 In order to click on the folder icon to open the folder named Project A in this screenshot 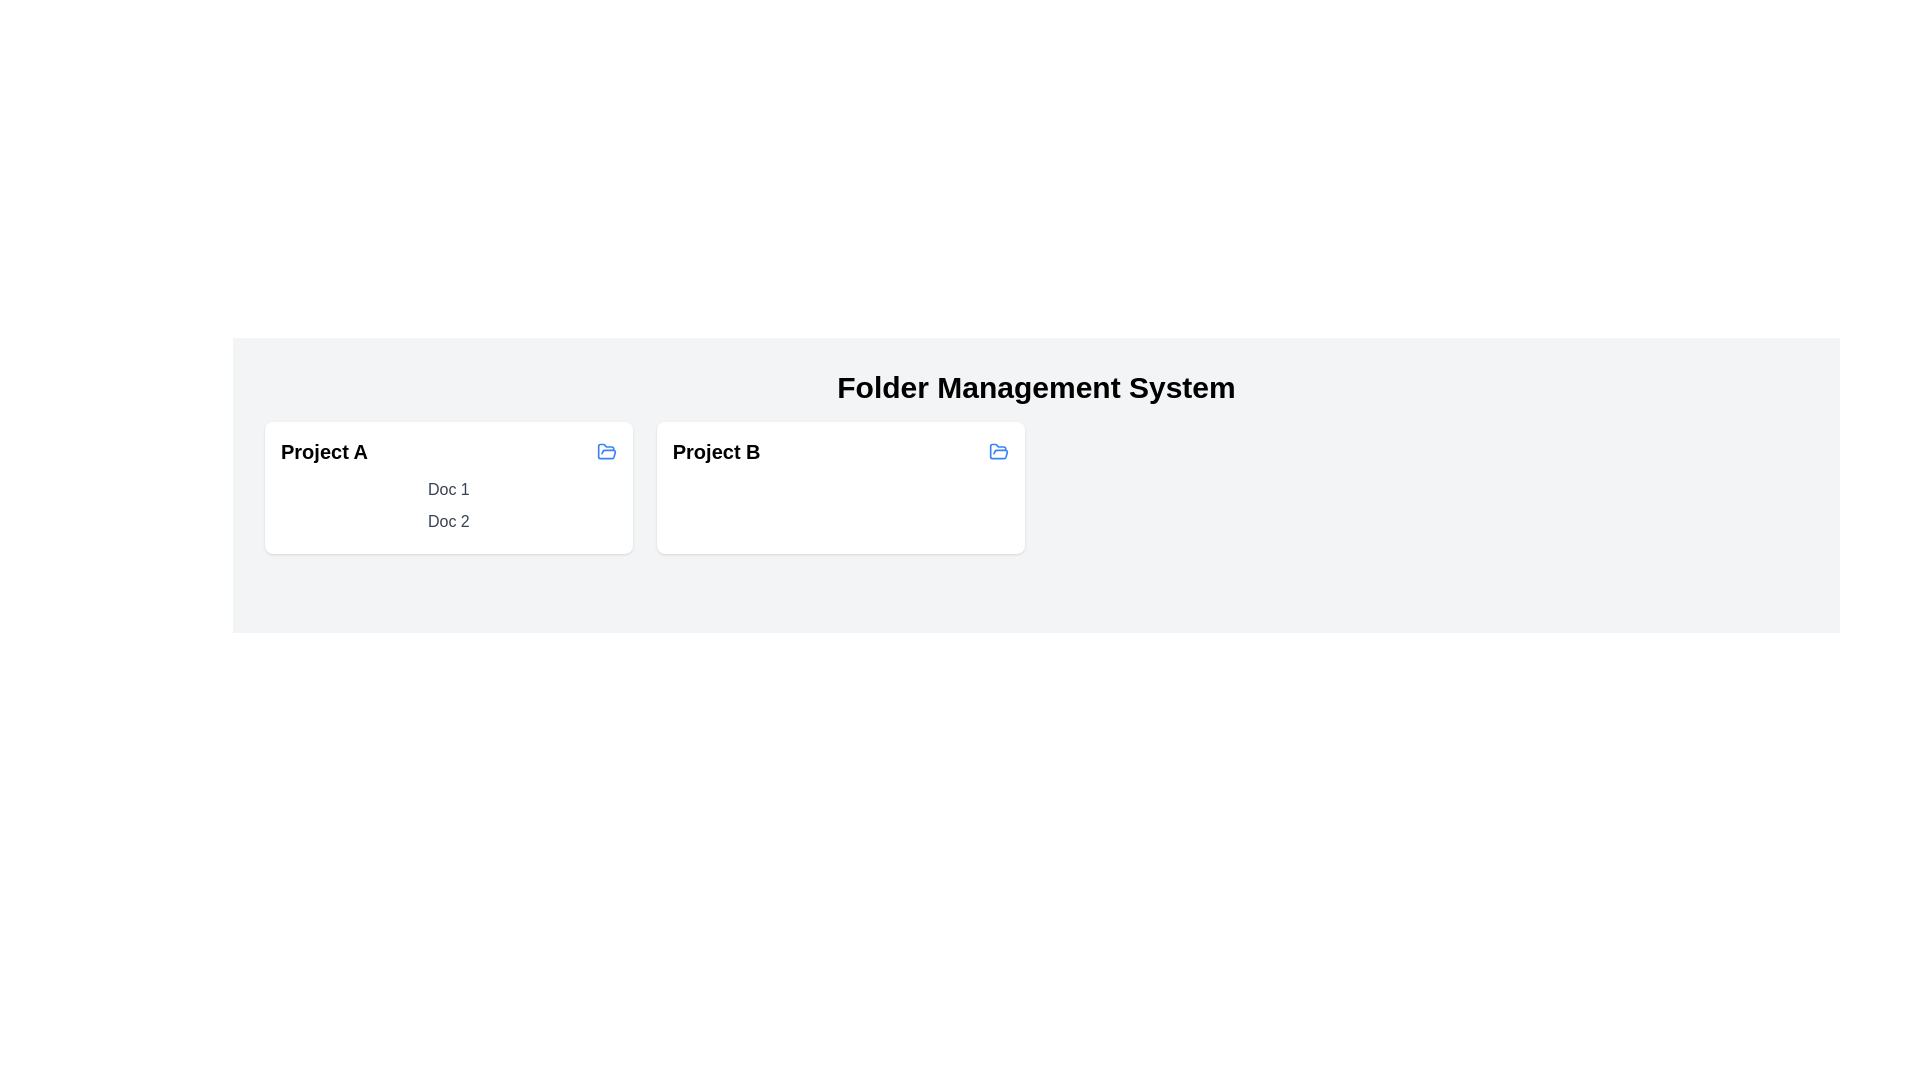, I will do `click(605, 451)`.